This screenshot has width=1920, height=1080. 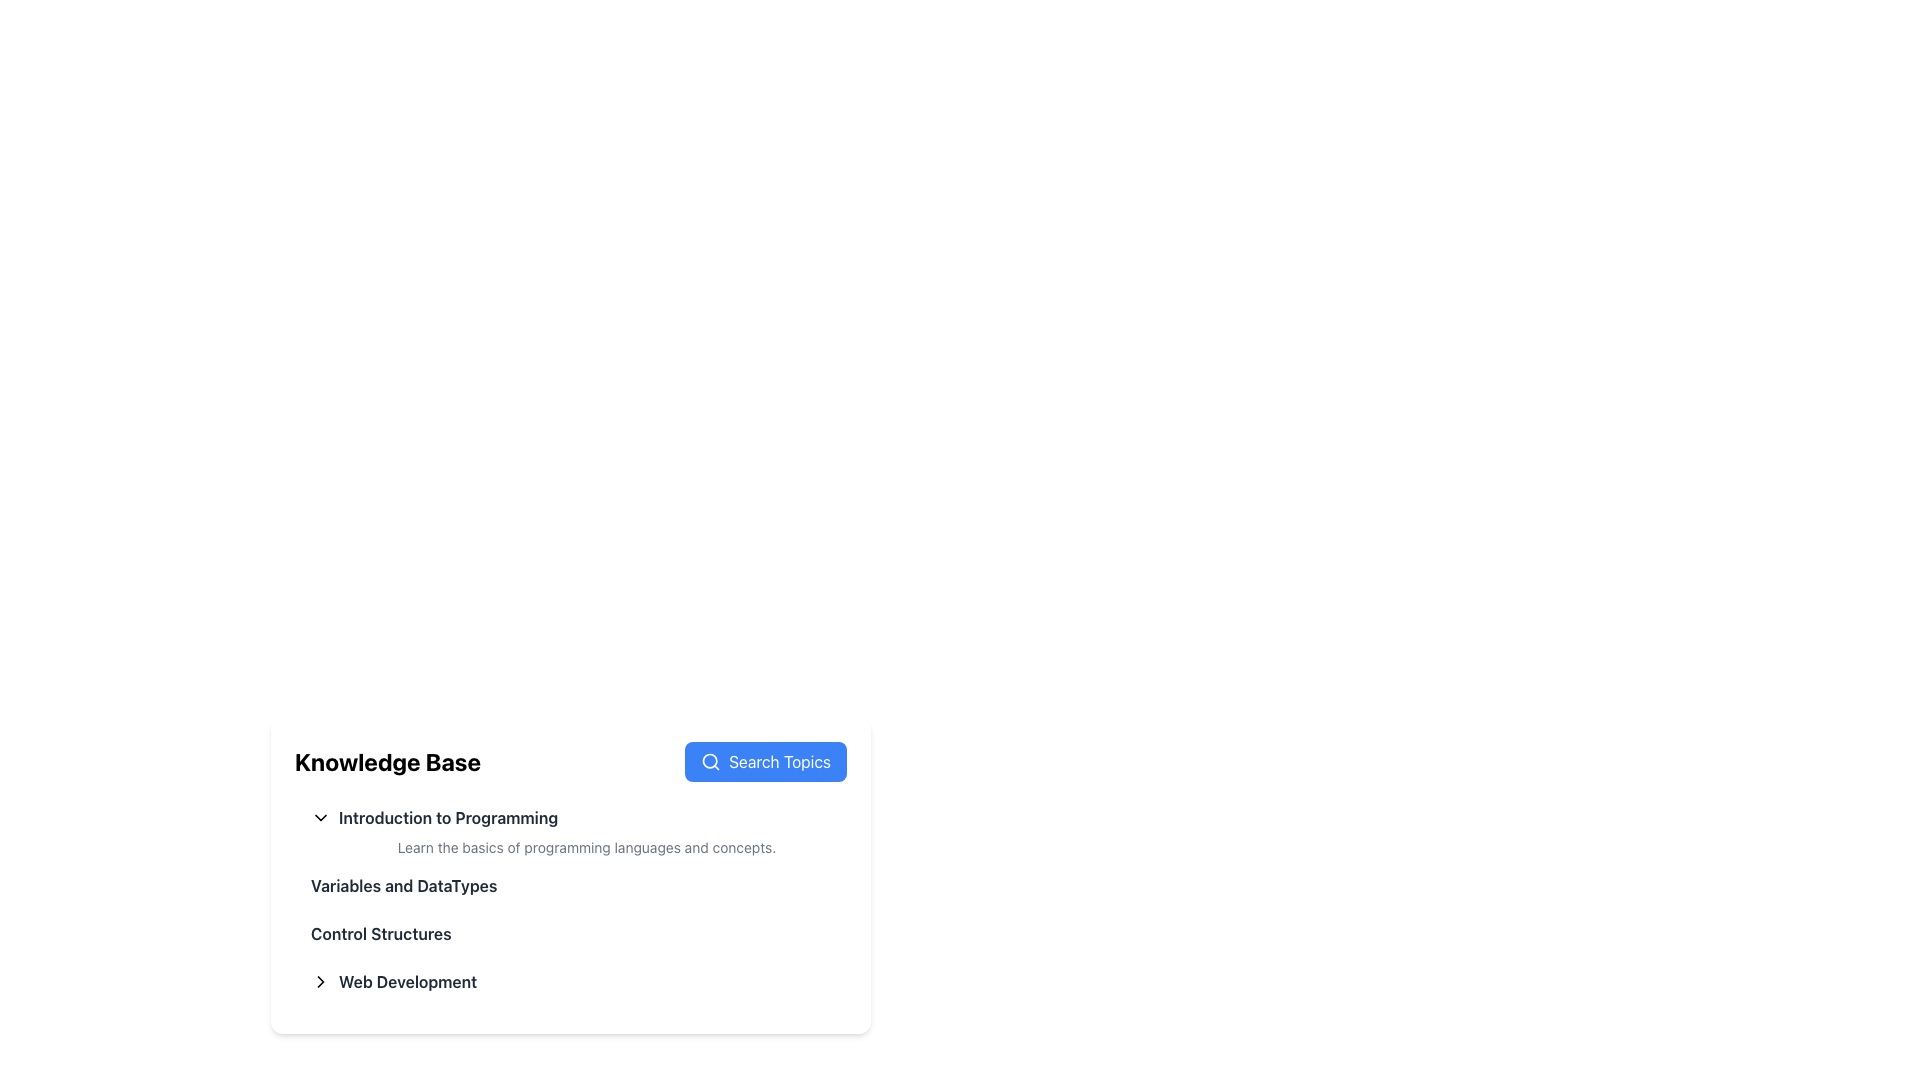 I want to click on the 'Search Topics' button in the 'Knowledge Base' section, so click(x=570, y=762).